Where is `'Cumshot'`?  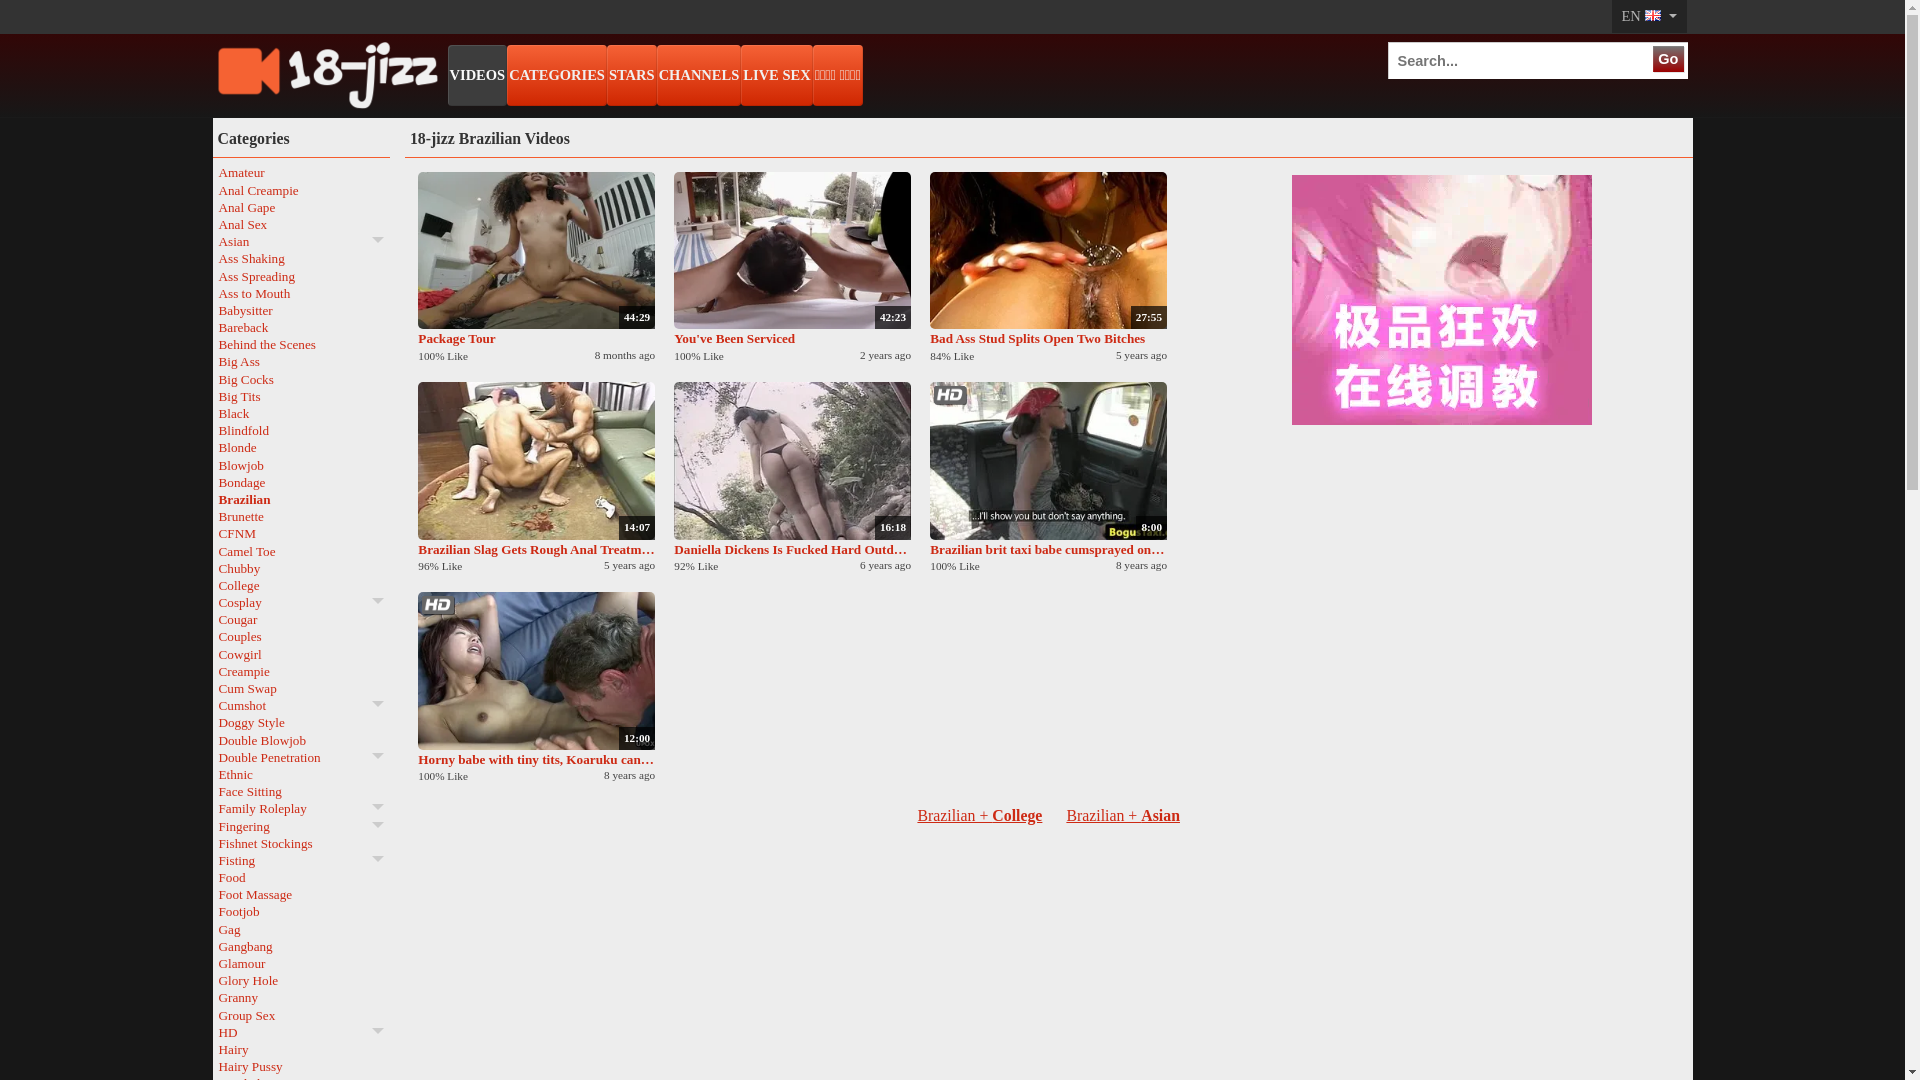 'Cumshot' is located at coordinates (300, 704).